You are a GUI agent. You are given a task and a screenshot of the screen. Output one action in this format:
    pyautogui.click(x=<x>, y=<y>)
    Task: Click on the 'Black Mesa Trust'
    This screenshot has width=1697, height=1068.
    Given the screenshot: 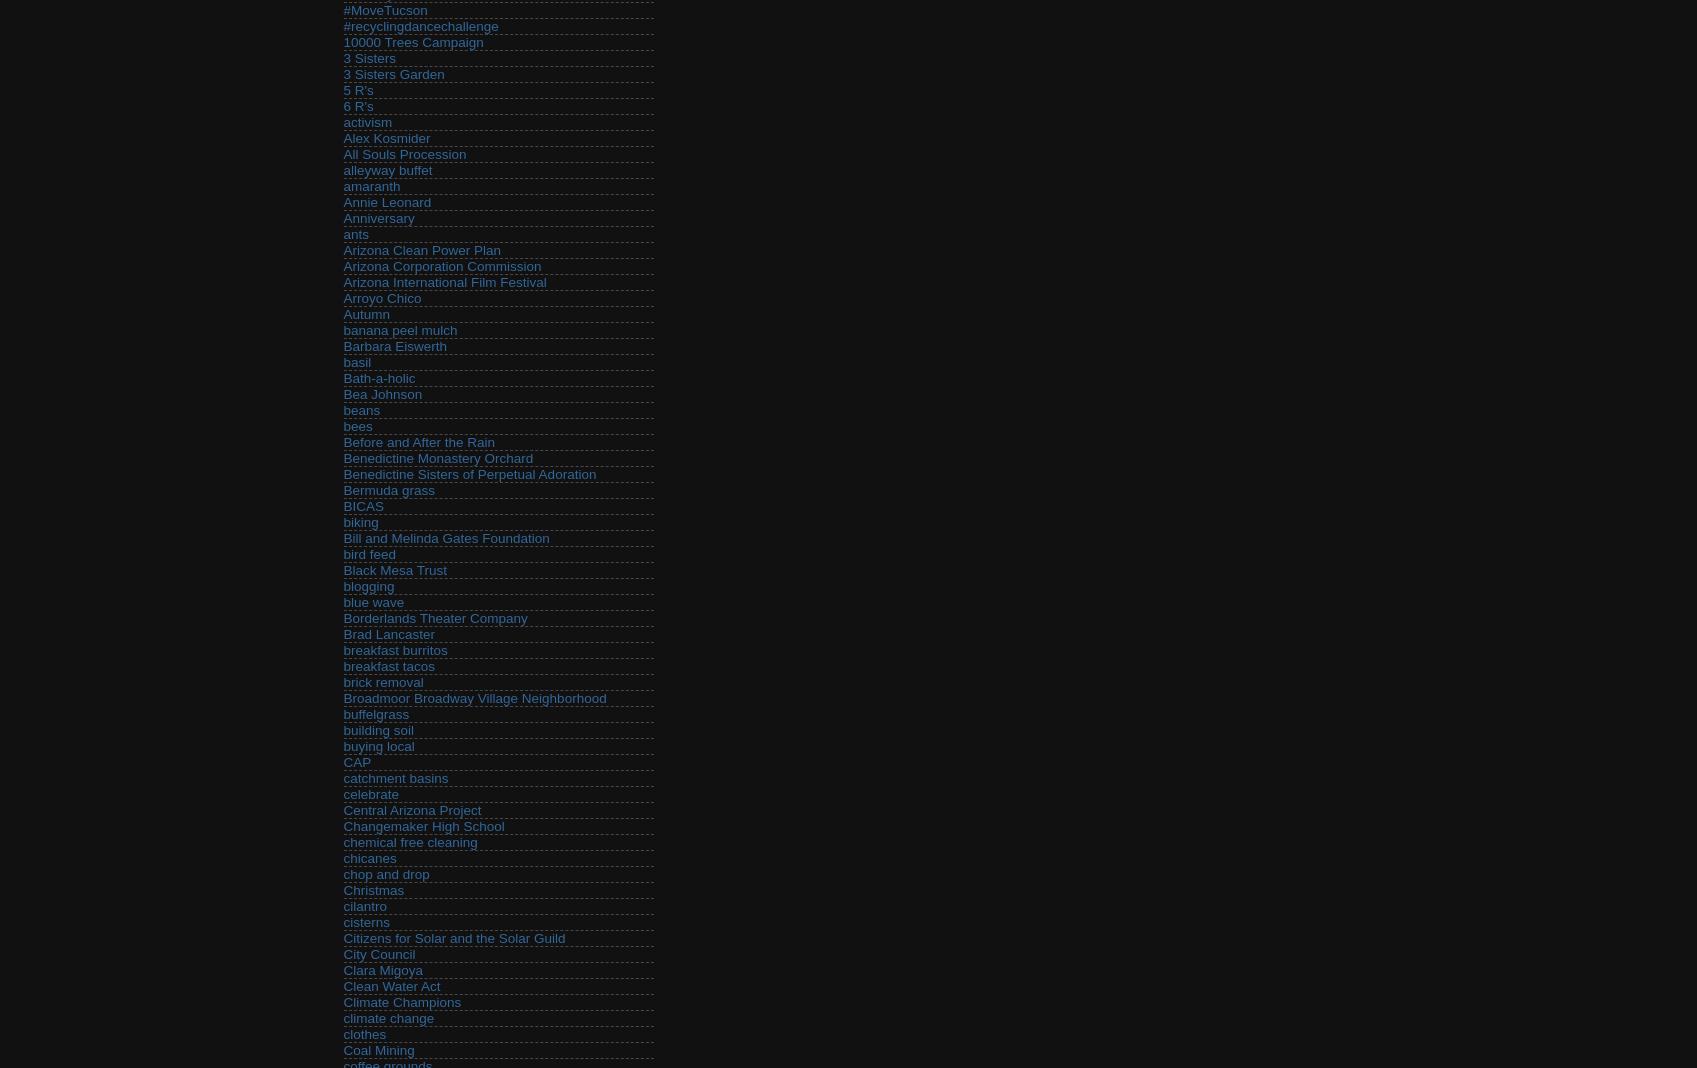 What is the action you would take?
    pyautogui.click(x=394, y=569)
    